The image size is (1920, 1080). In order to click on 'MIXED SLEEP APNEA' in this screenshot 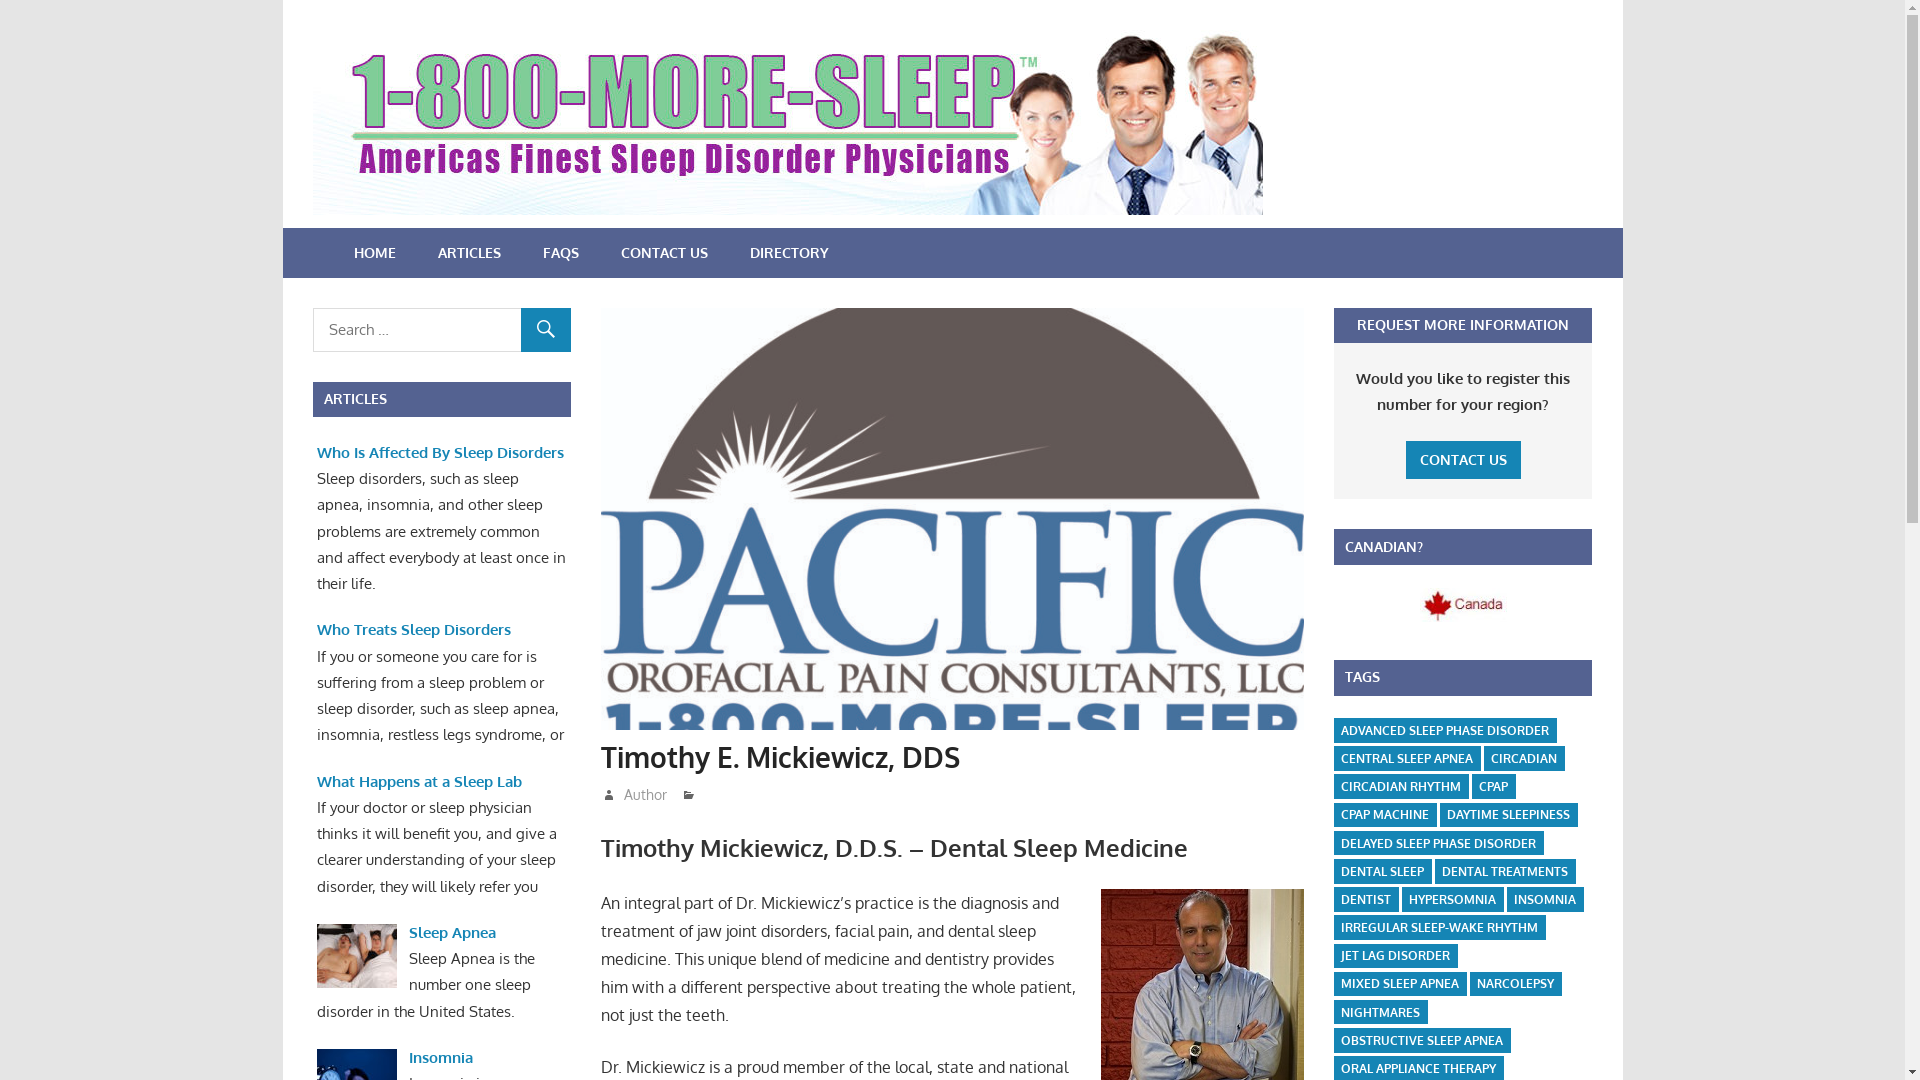, I will do `click(1399, 983)`.